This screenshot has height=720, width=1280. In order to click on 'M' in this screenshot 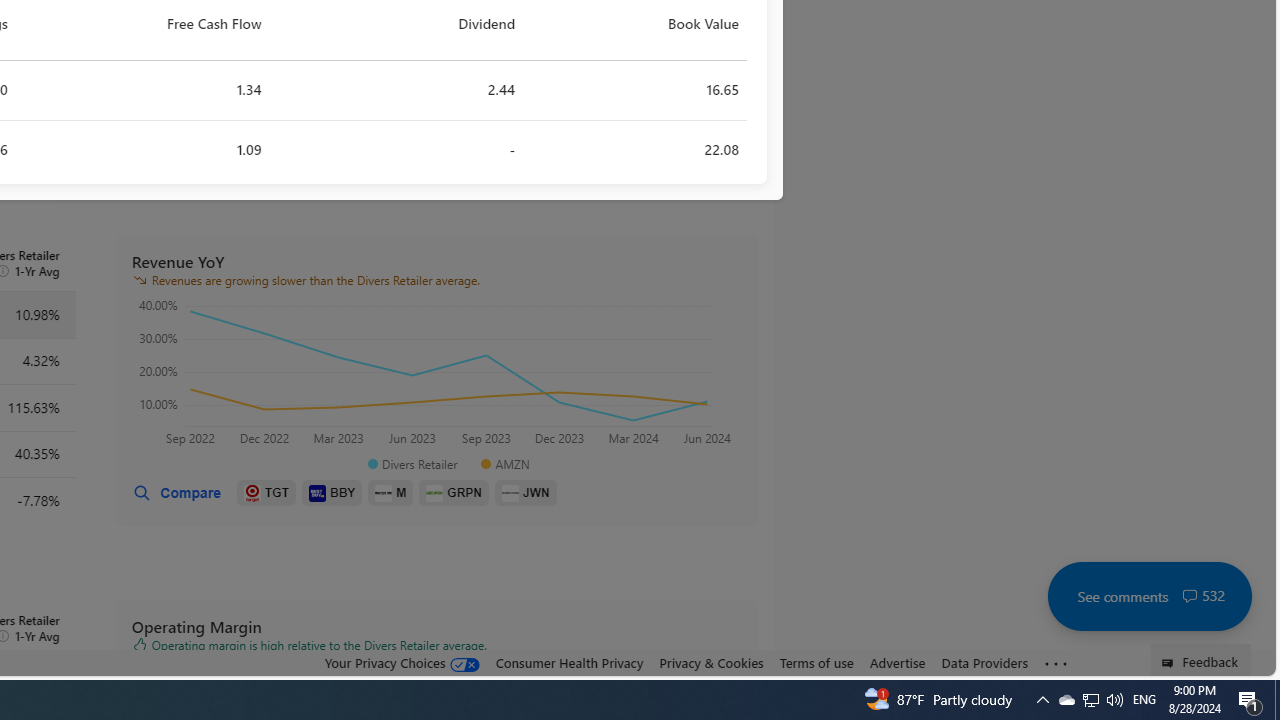, I will do `click(391, 493)`.